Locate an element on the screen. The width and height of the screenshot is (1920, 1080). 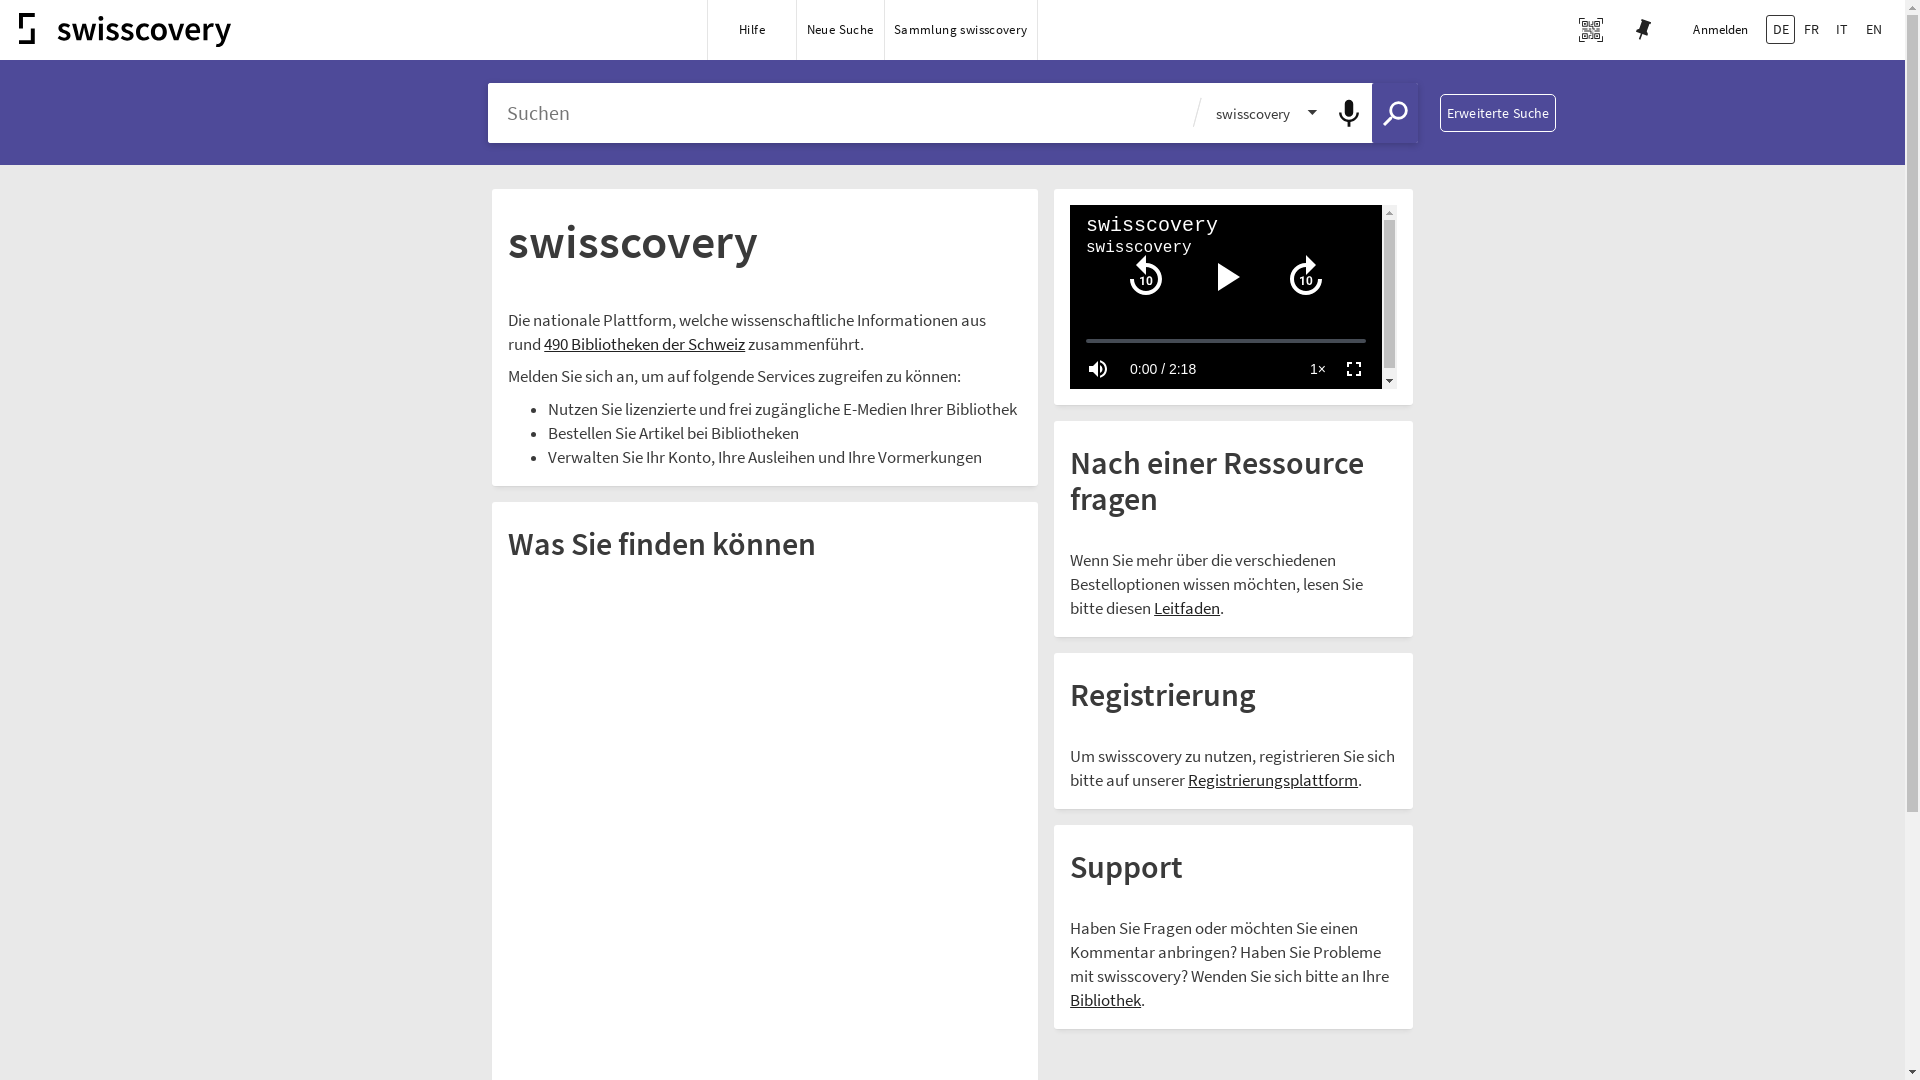
'490 Bibliotheken der Schweiz' is located at coordinates (644, 344).